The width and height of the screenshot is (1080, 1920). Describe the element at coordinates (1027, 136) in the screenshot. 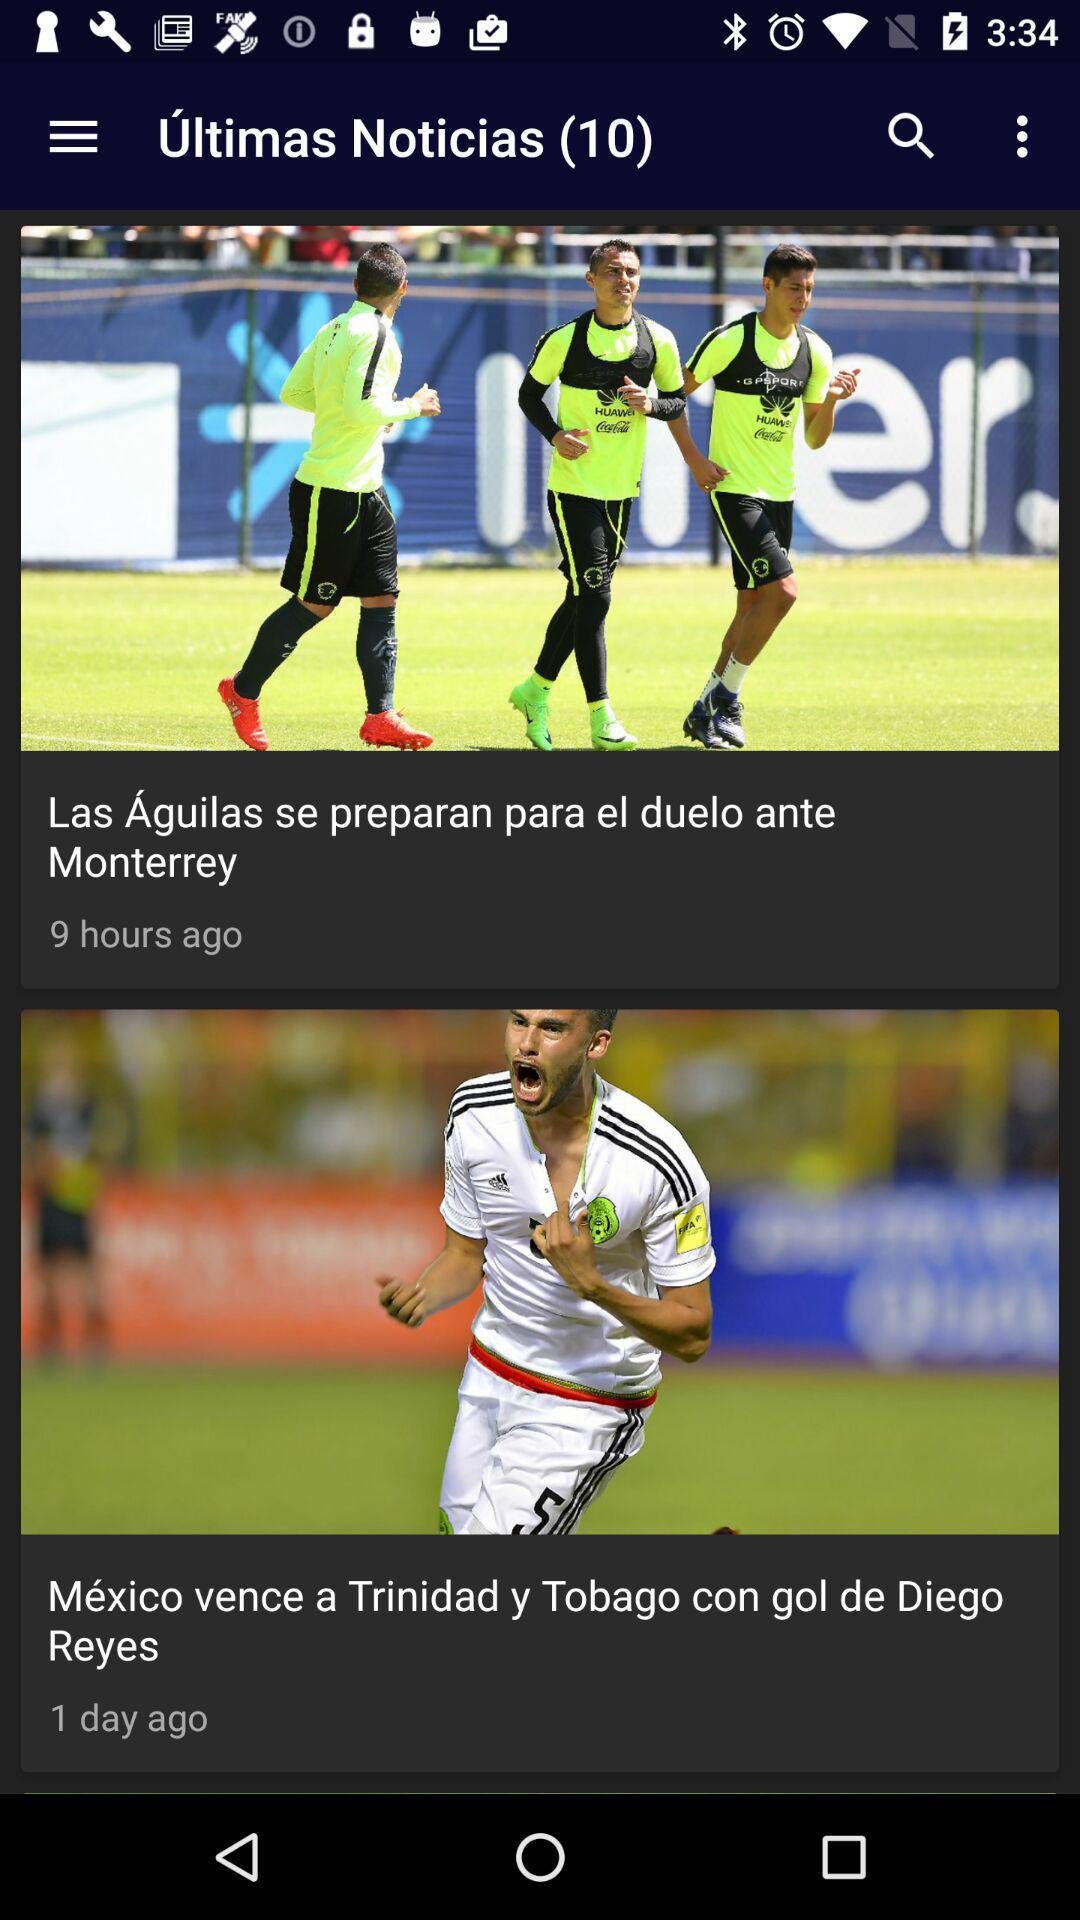

I see `the button beside search icon` at that location.